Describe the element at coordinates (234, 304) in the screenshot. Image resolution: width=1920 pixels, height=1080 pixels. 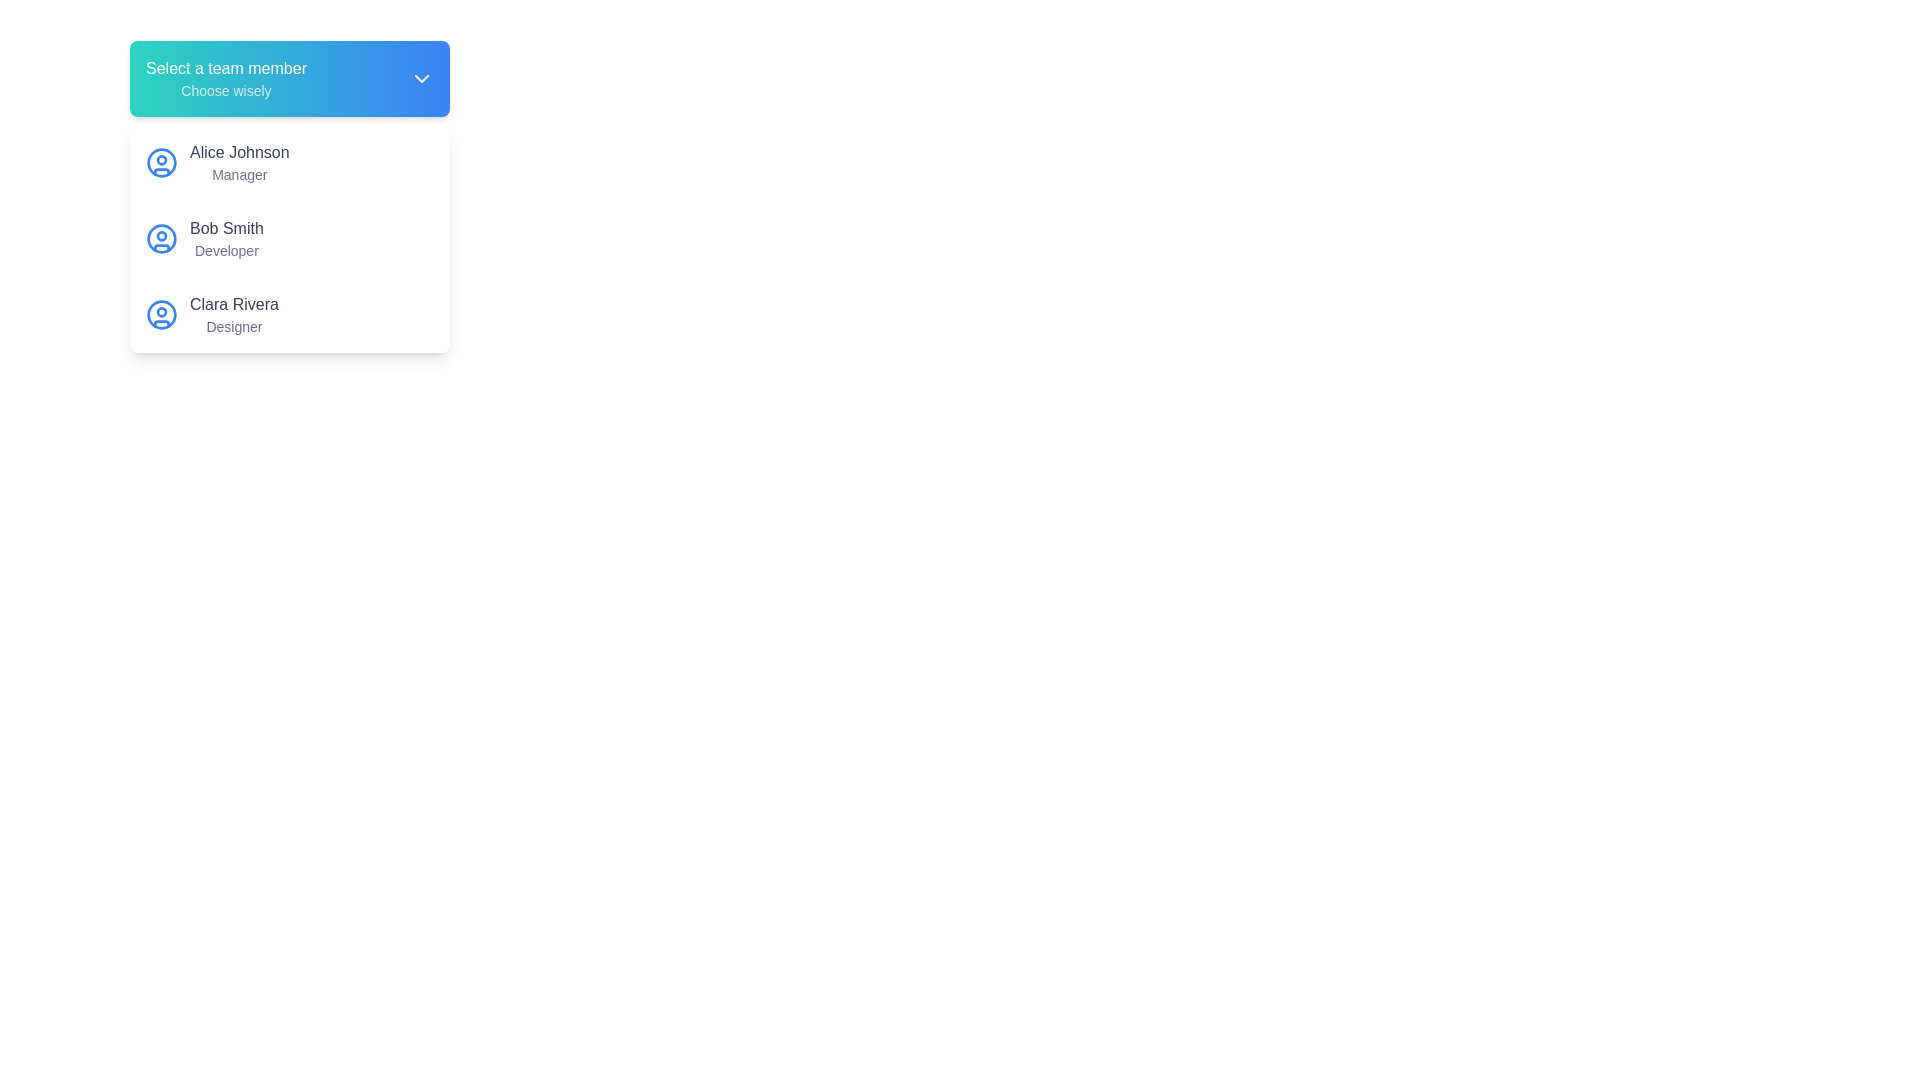
I see `displayed text 'Clara Rivera' from the text label in the dropdown selection list under 'Select a team member.'` at that location.